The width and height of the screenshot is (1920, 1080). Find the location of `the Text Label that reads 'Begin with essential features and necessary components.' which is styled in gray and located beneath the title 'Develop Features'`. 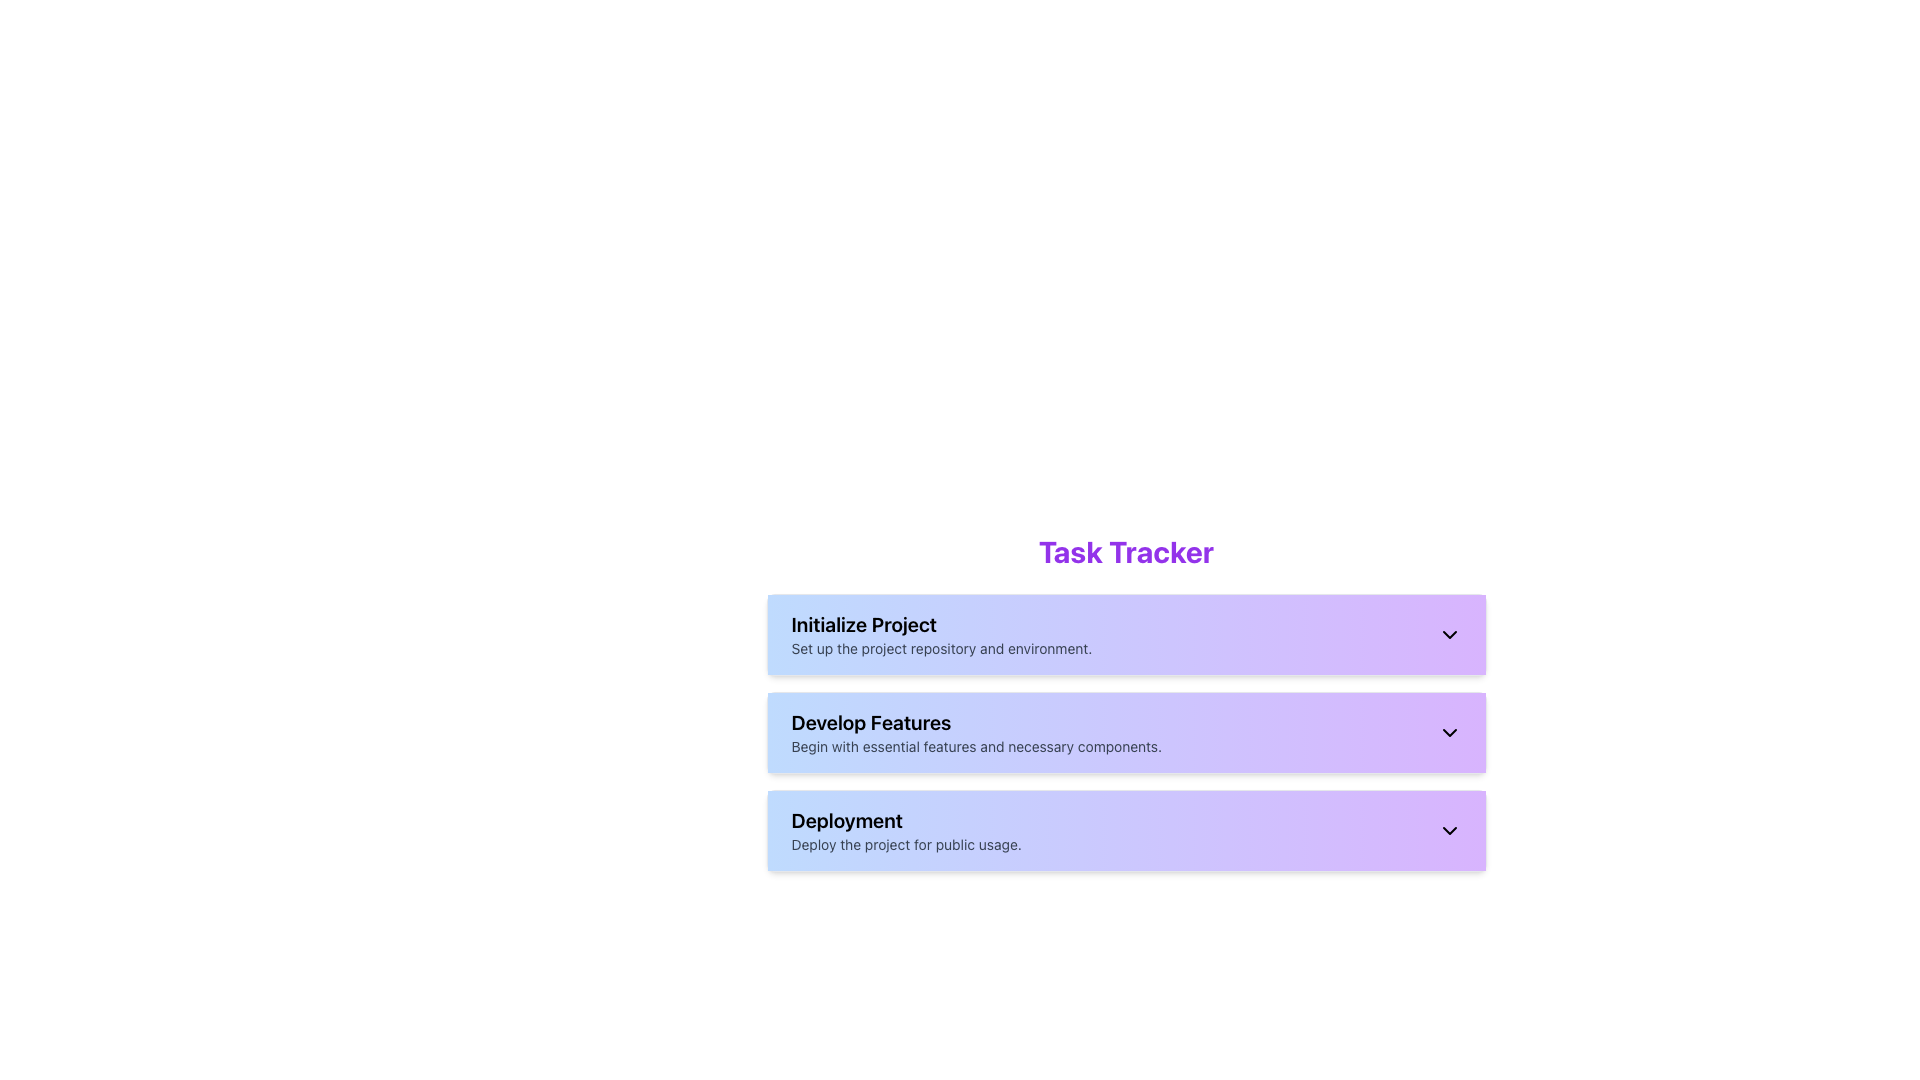

the Text Label that reads 'Begin with essential features and necessary components.' which is styled in gray and located beneath the title 'Develop Features' is located at coordinates (976, 747).